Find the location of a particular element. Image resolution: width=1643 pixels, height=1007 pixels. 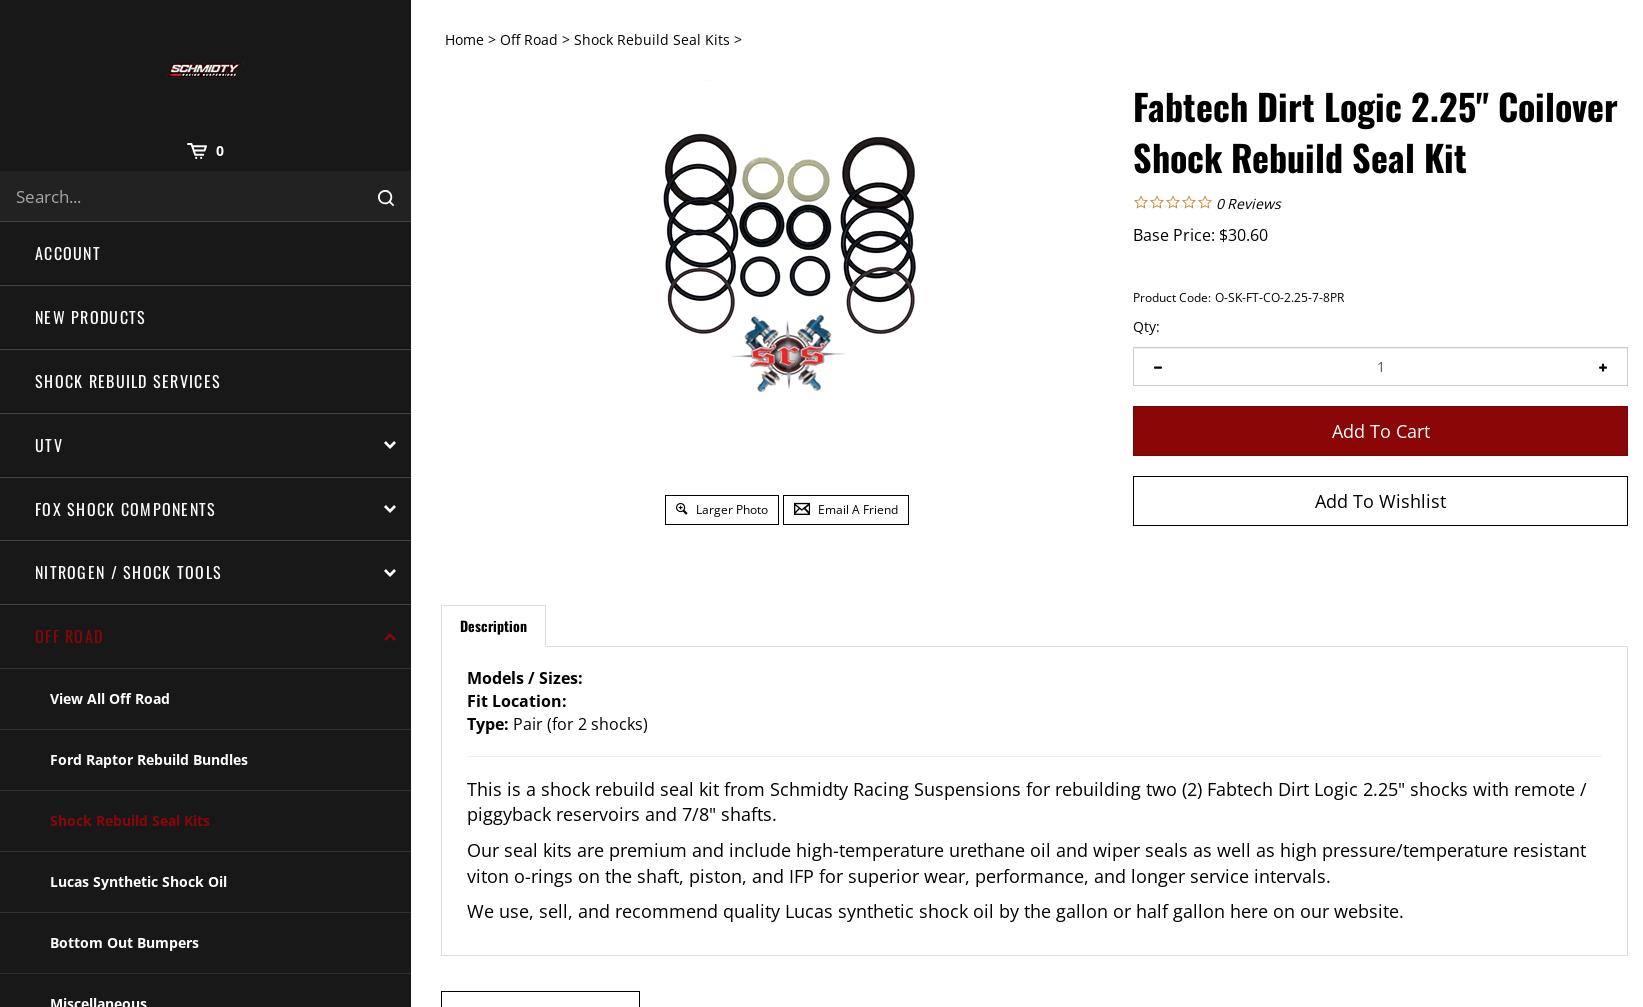

'O-SK-FT-CO-2.25-7-8PR' is located at coordinates (1279, 296).